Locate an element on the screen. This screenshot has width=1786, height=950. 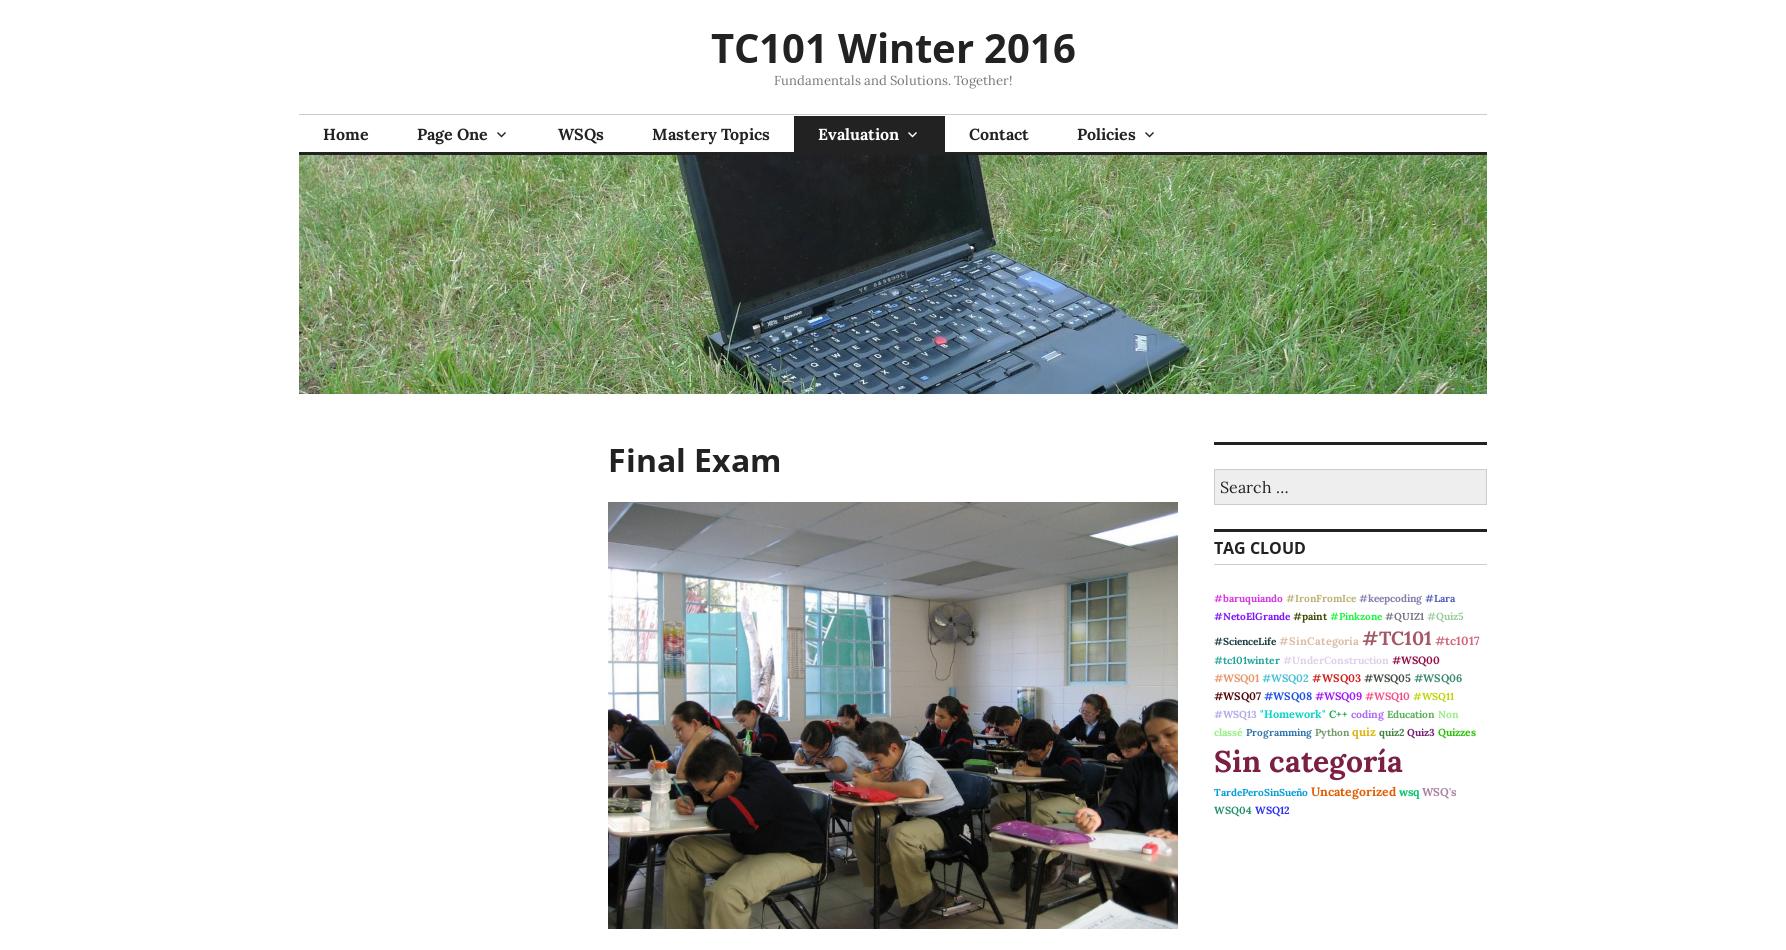
'#QUIZ1' is located at coordinates (1403, 616).